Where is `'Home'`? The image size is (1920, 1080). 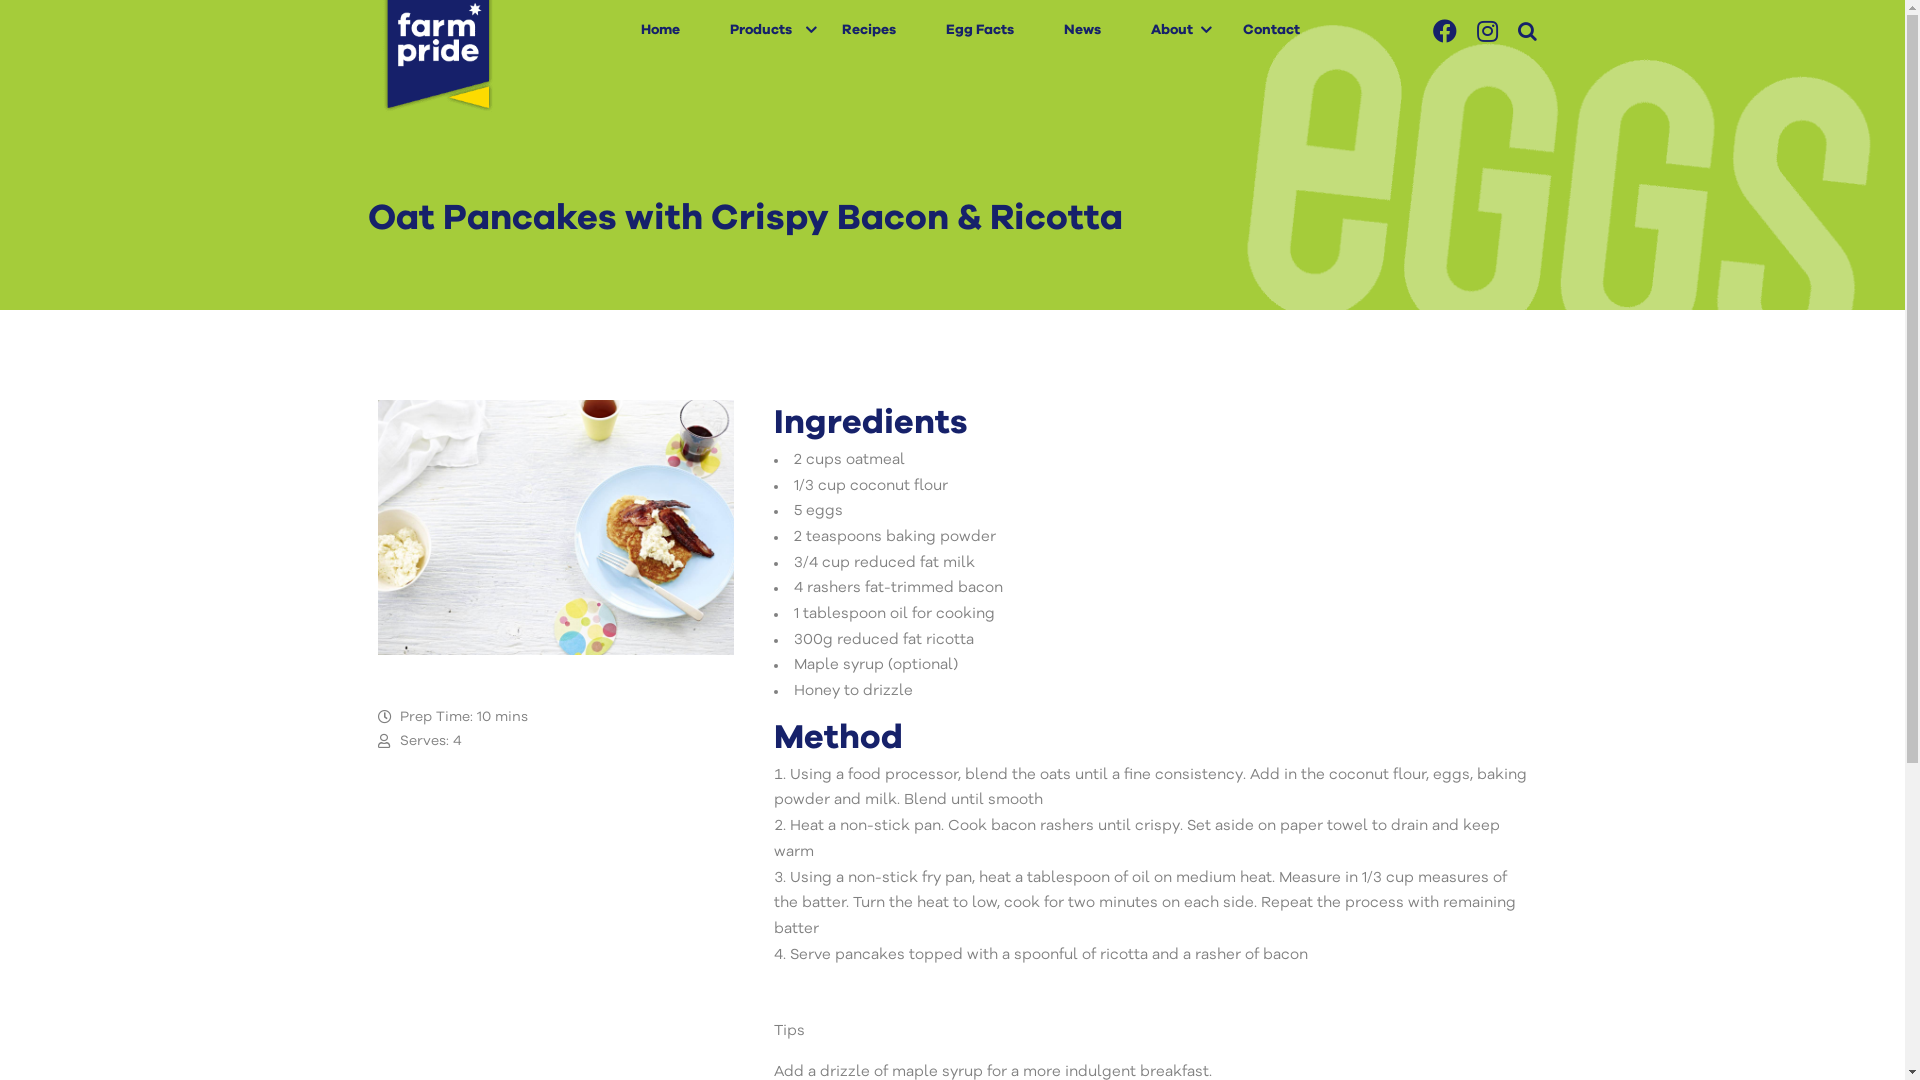 'Home' is located at coordinates (660, 30).